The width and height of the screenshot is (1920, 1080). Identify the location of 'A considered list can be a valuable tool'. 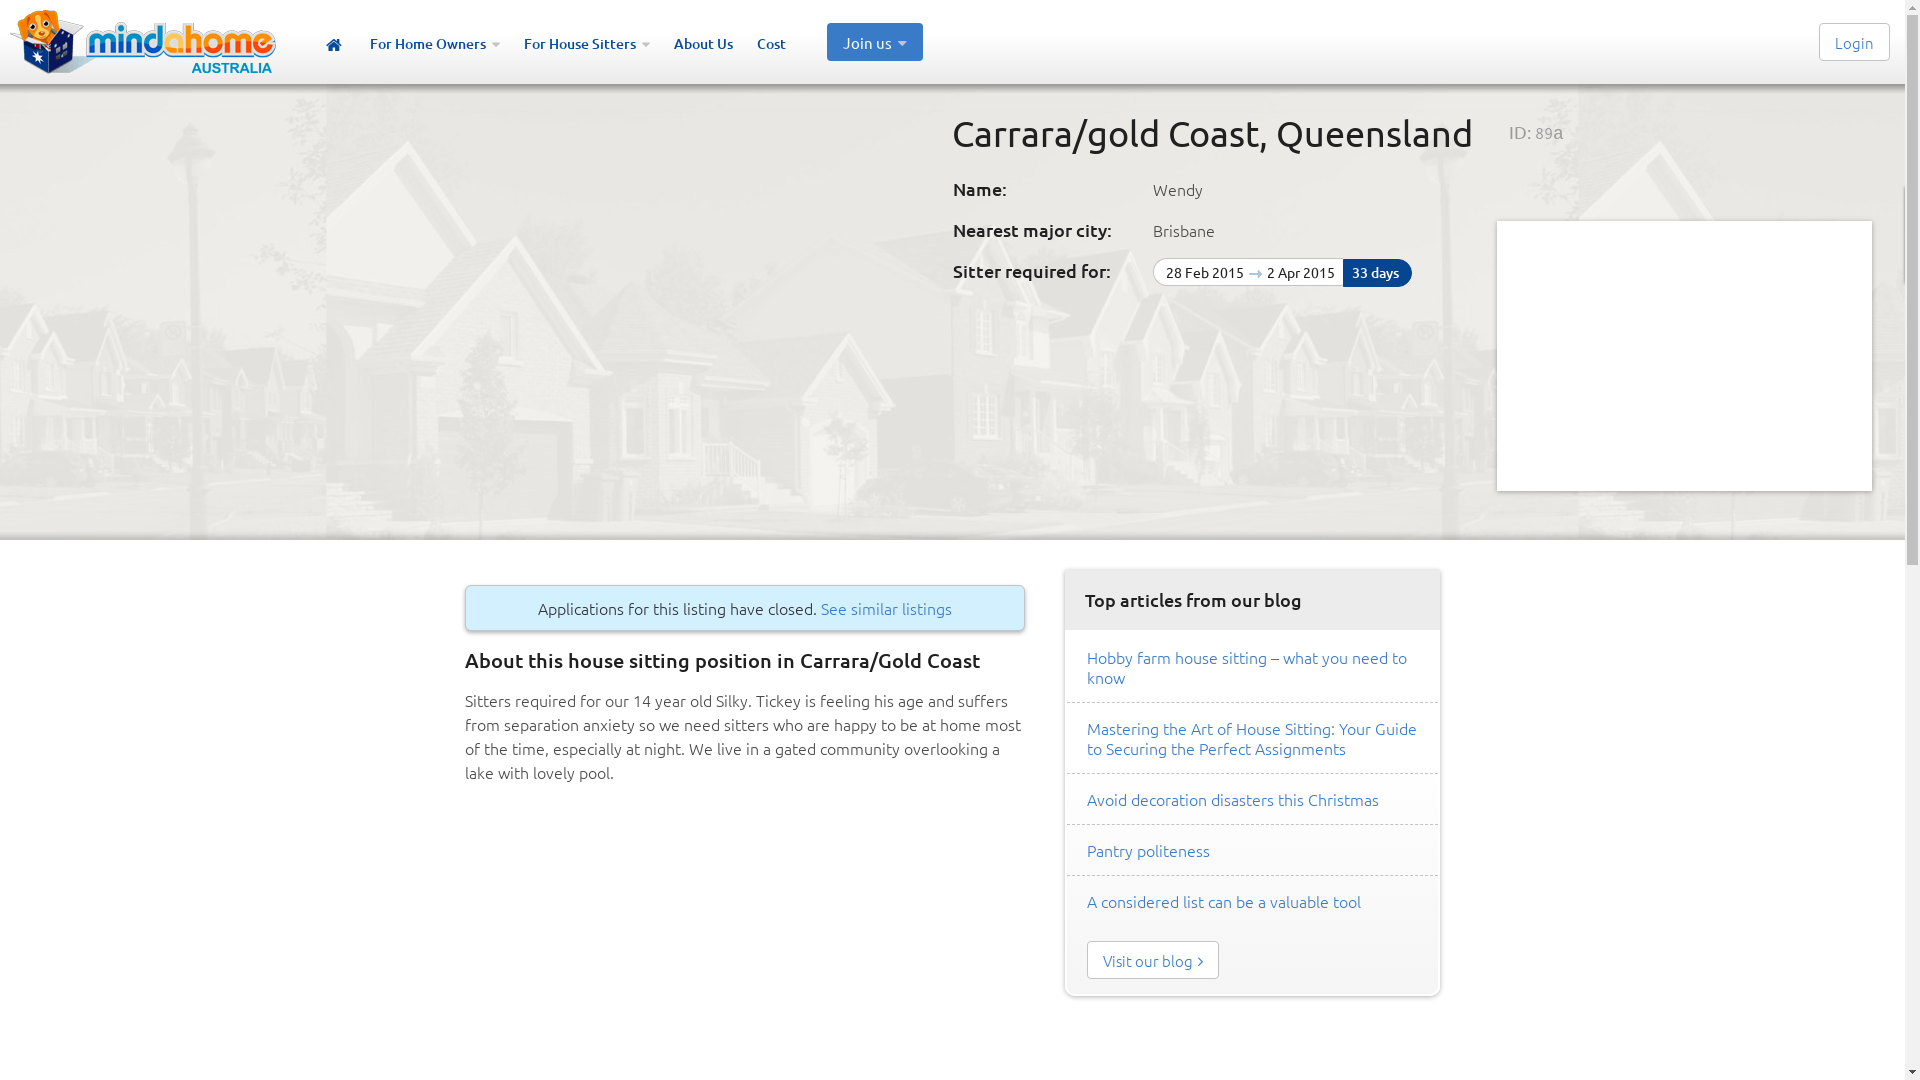
(1223, 901).